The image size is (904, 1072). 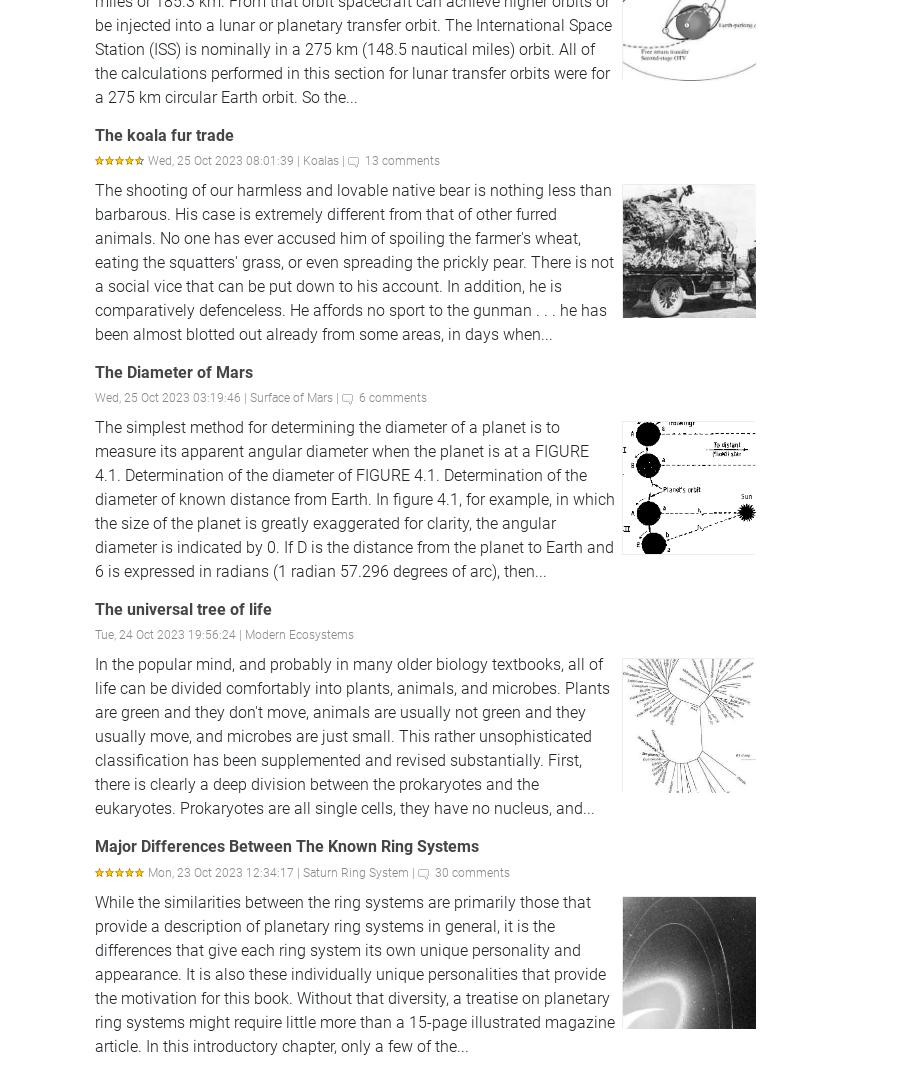 I want to click on '6 comments', so click(x=391, y=398).